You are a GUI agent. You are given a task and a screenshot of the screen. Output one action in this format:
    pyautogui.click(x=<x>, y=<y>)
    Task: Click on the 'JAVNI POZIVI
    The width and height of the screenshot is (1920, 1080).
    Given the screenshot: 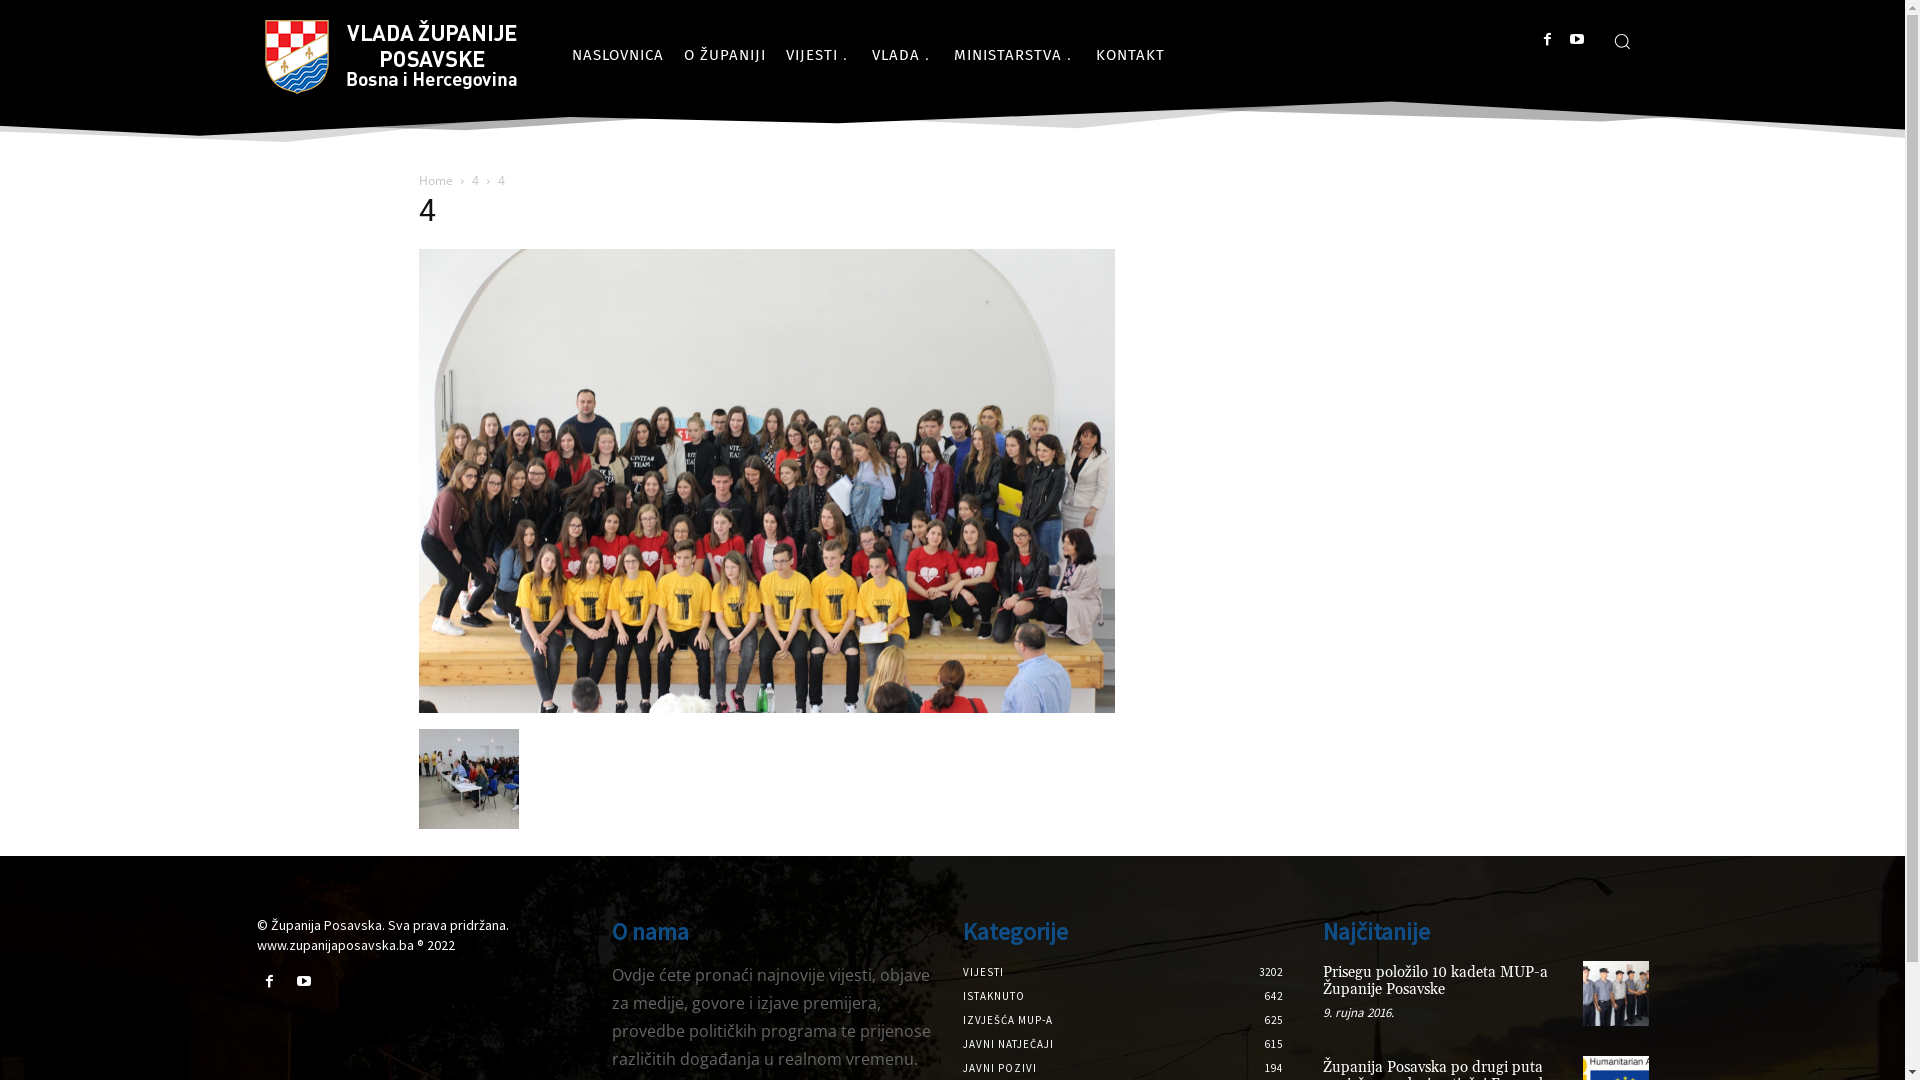 What is the action you would take?
    pyautogui.click(x=998, y=1067)
    